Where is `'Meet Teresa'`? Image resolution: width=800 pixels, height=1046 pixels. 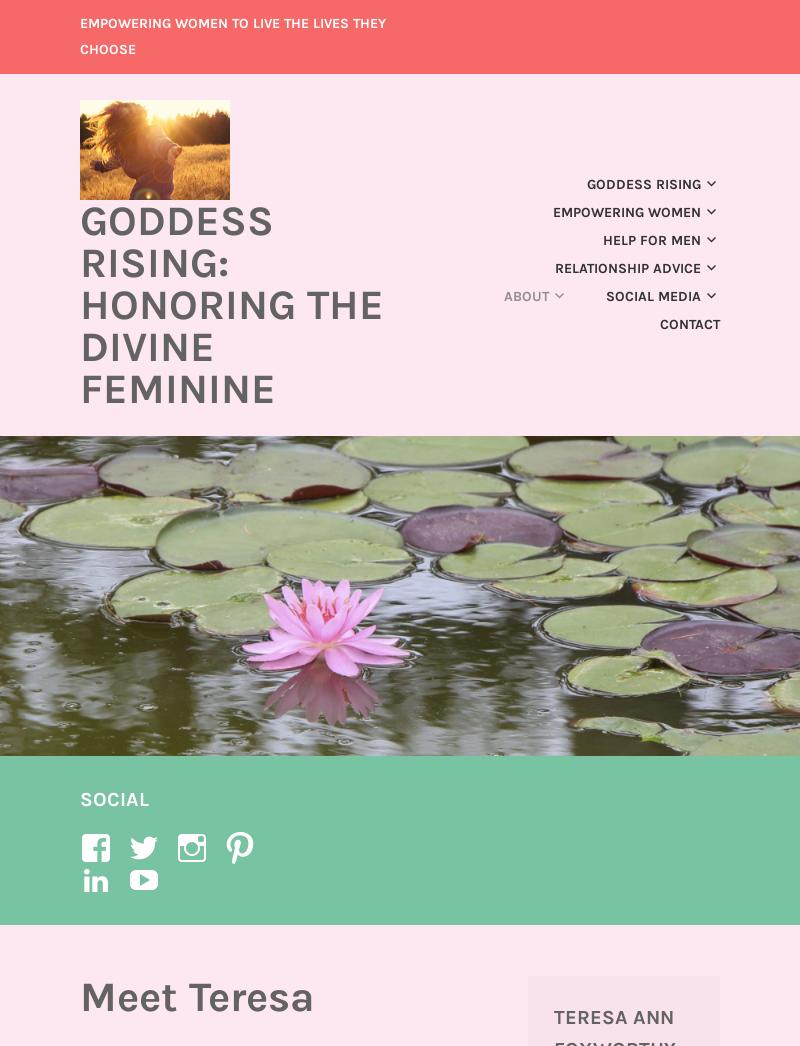
'Meet Teresa' is located at coordinates (196, 997).